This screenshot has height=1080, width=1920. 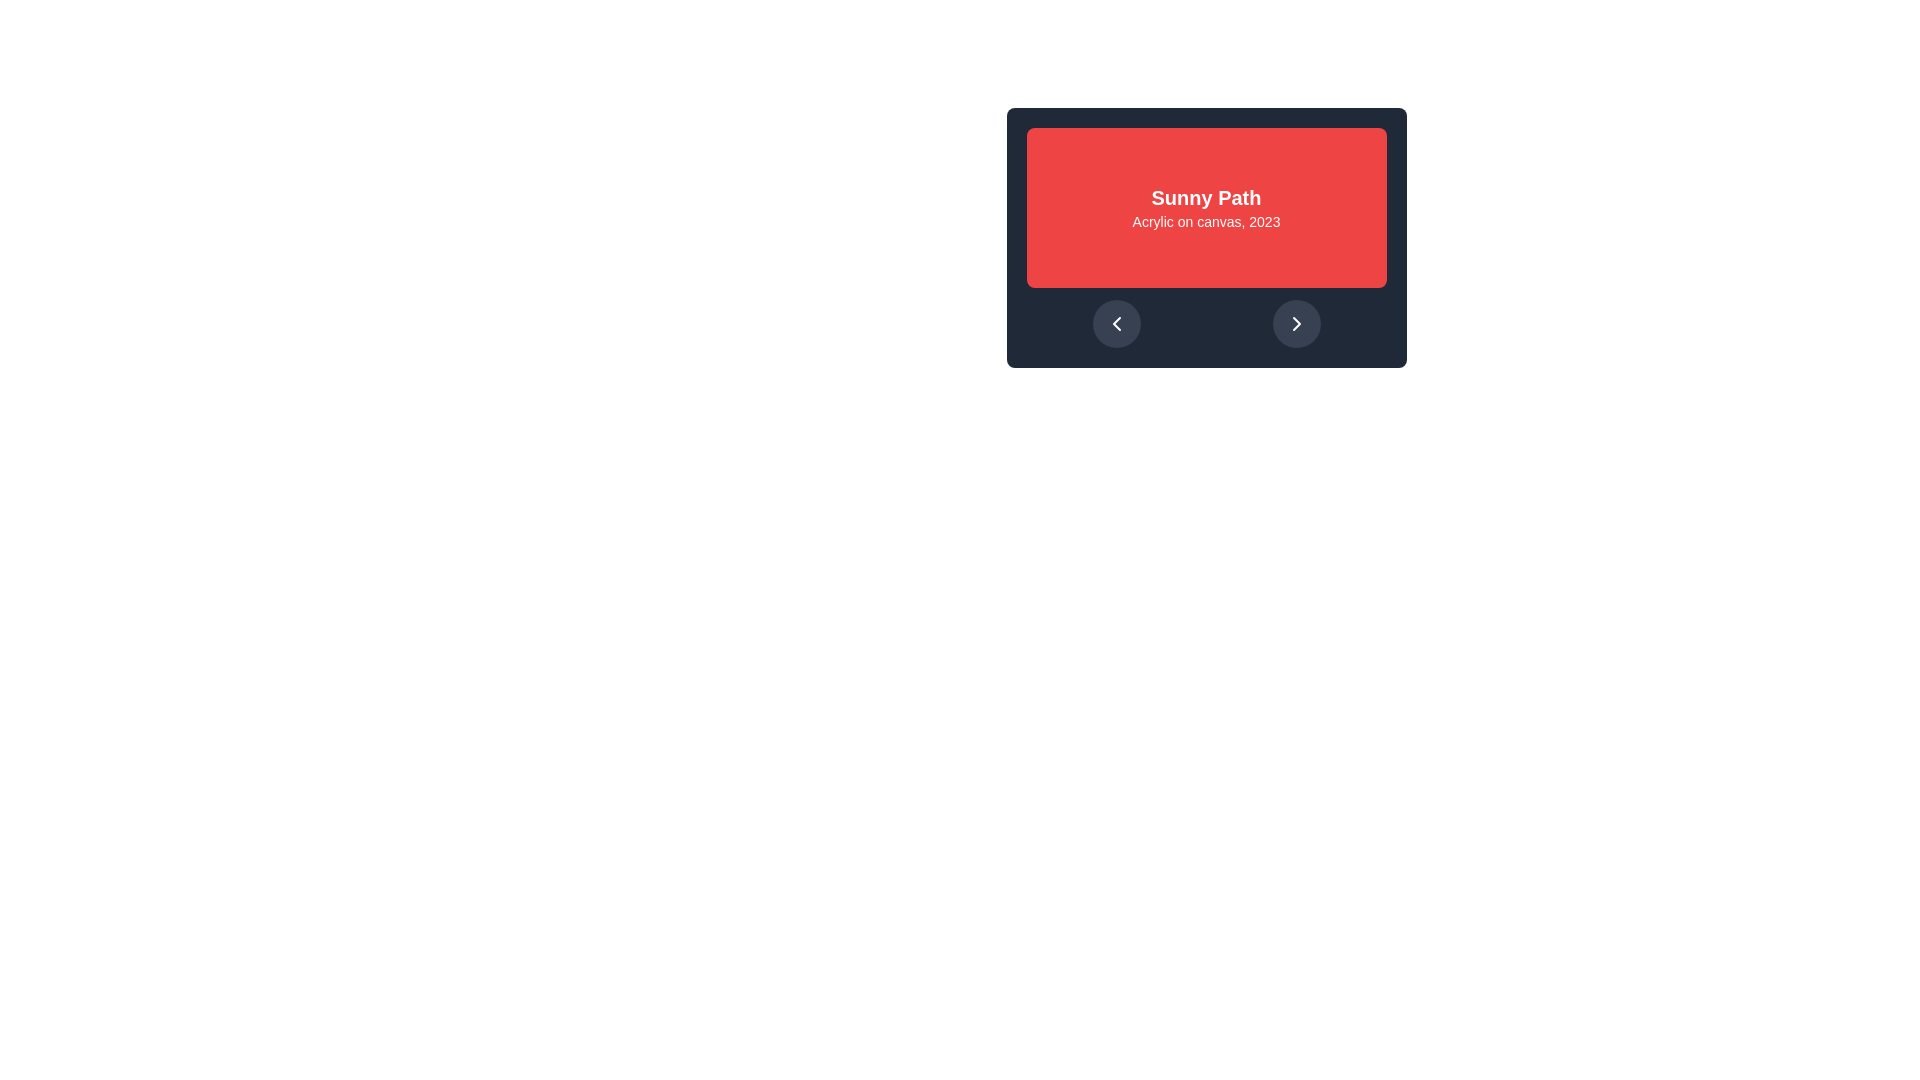 What do you see at coordinates (1115, 323) in the screenshot?
I see `the circular button with a dark gray background and a white leftward-chevron icon` at bounding box center [1115, 323].